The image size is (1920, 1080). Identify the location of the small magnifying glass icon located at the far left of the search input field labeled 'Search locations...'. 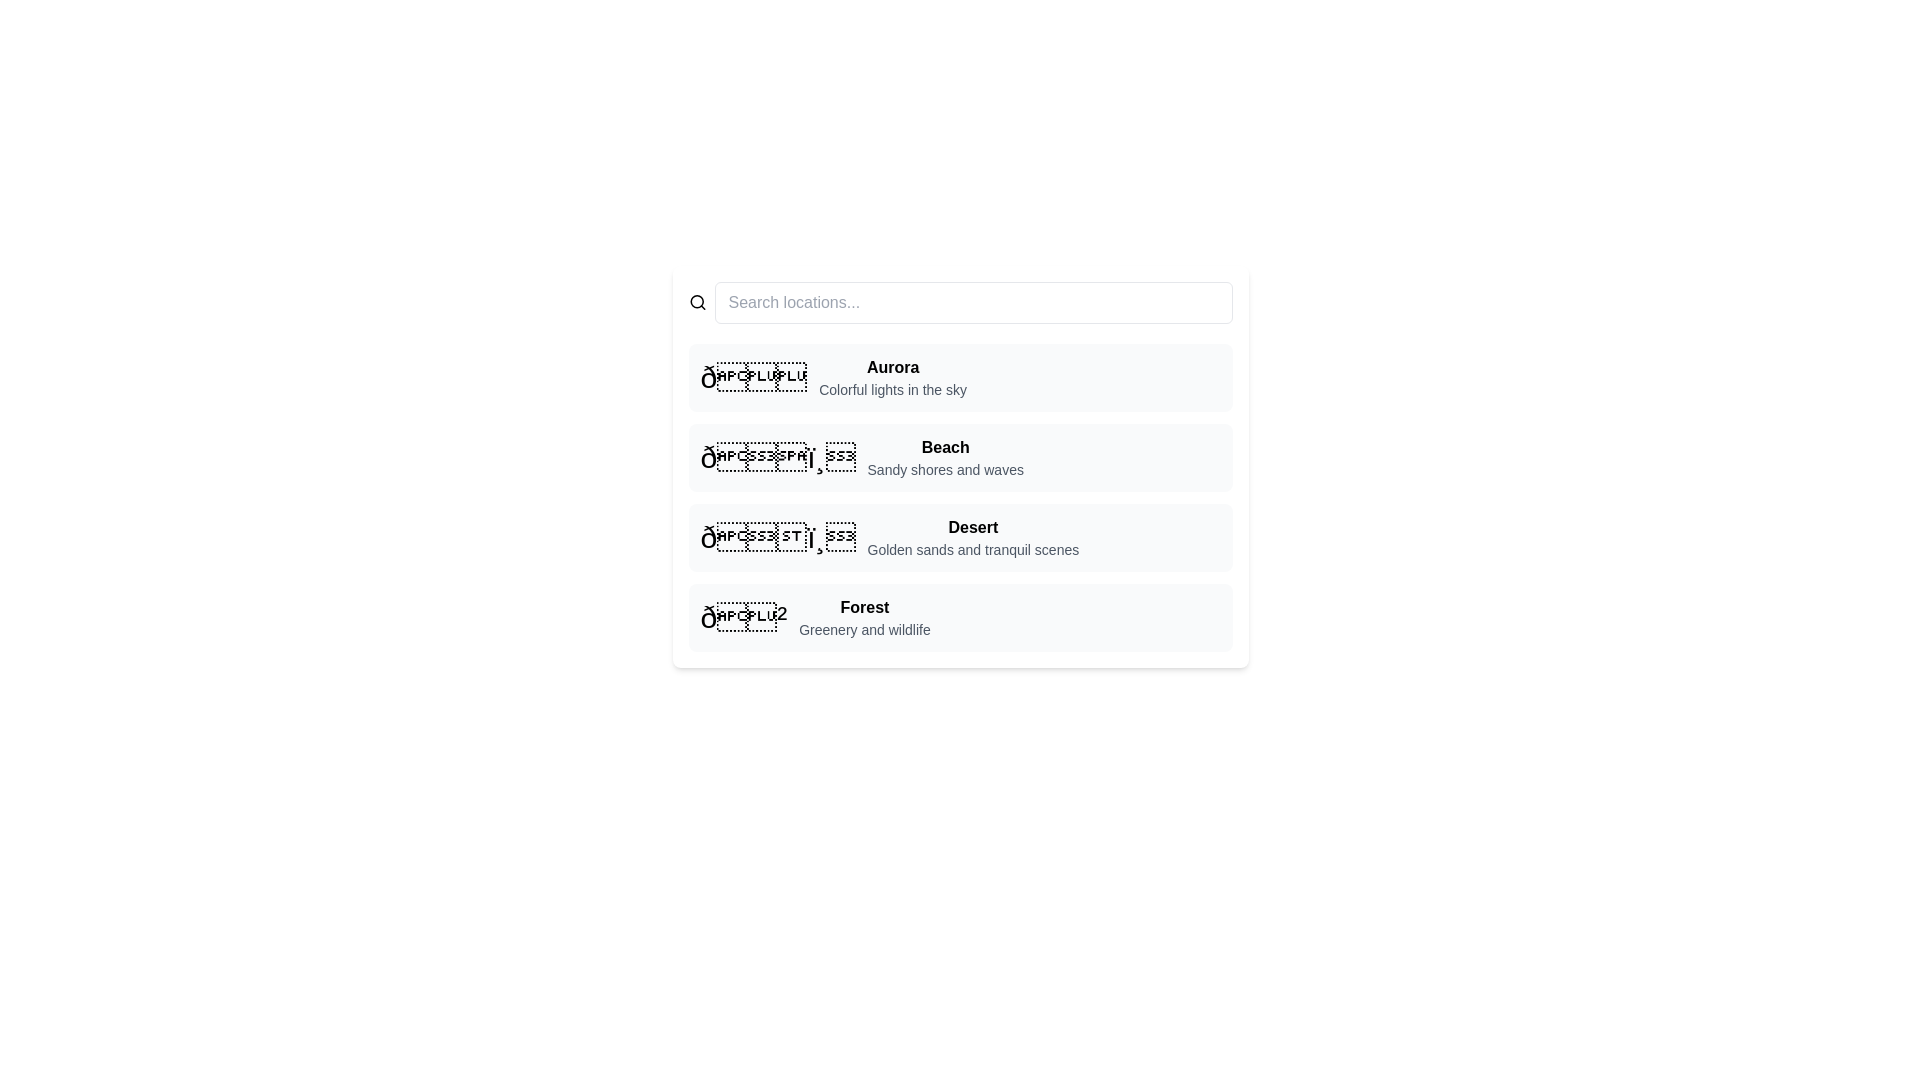
(696, 303).